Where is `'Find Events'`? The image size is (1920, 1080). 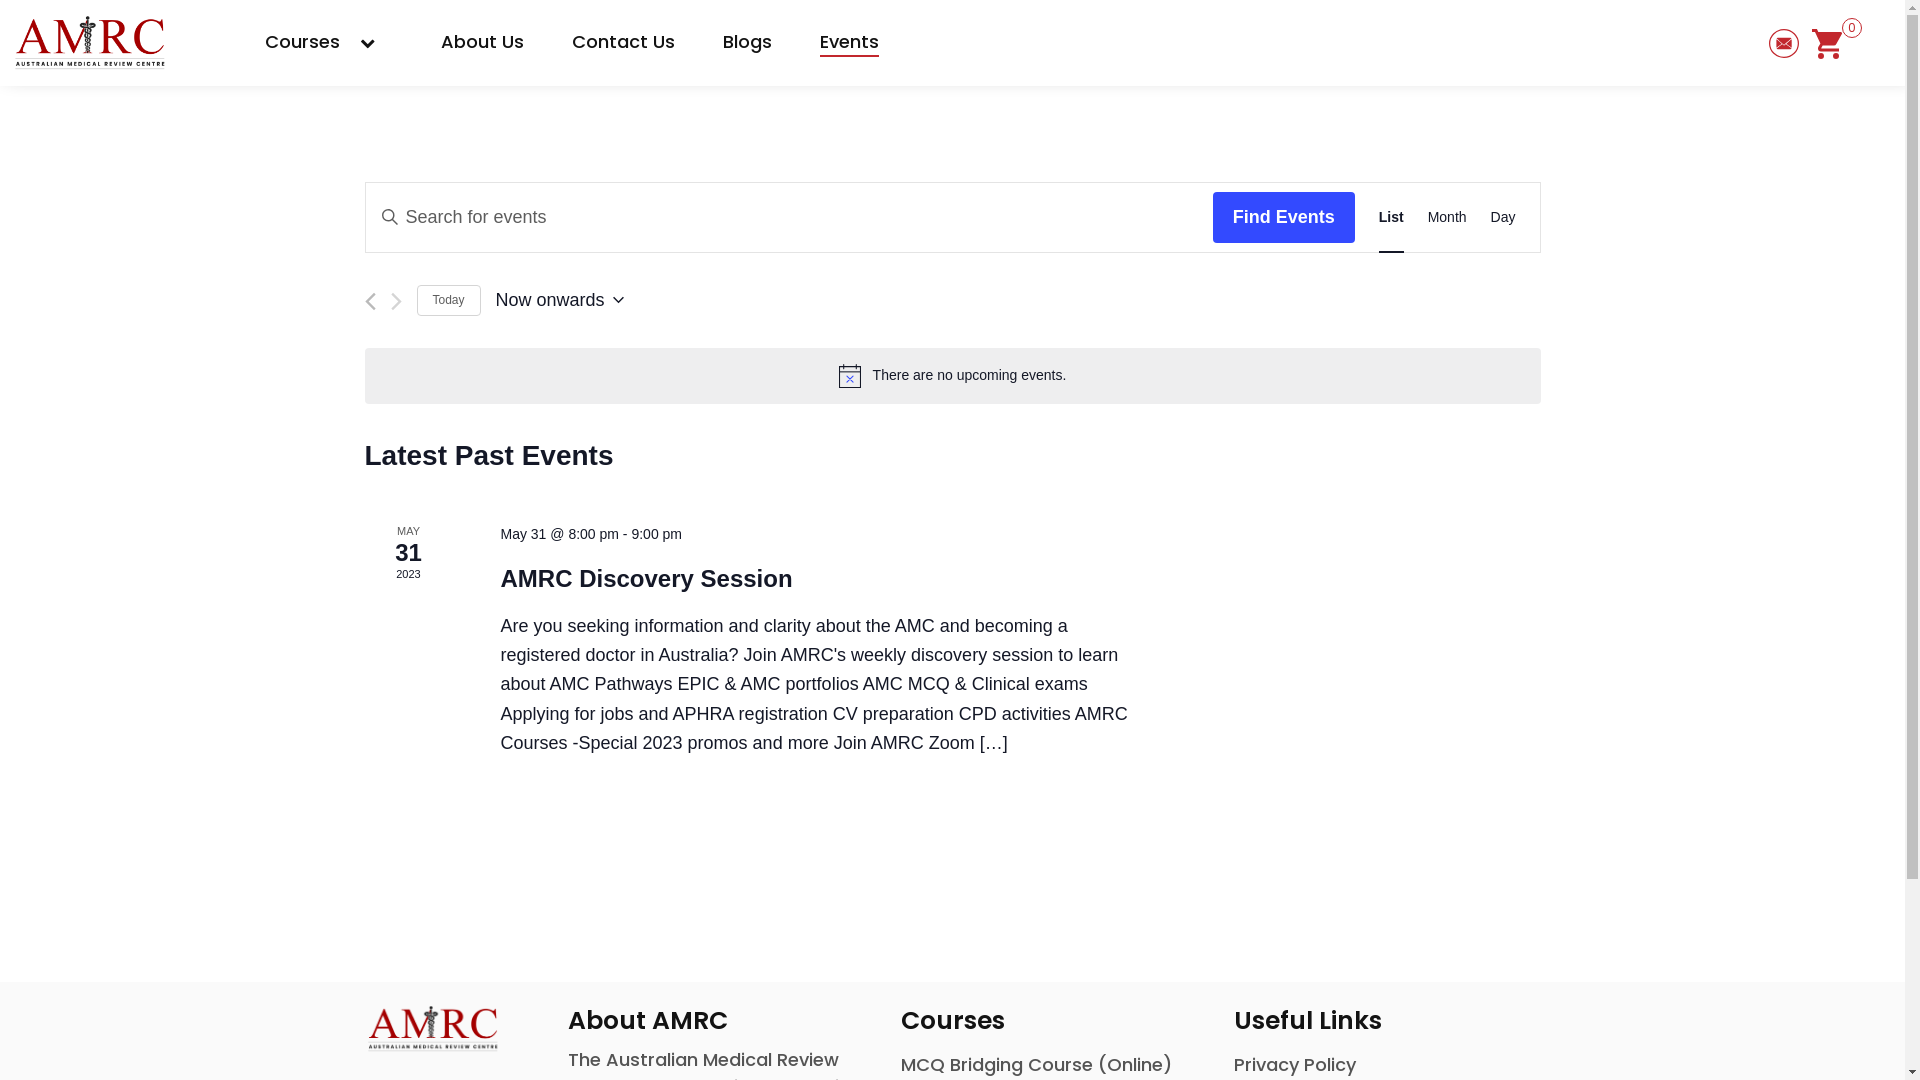 'Find Events' is located at coordinates (1283, 217).